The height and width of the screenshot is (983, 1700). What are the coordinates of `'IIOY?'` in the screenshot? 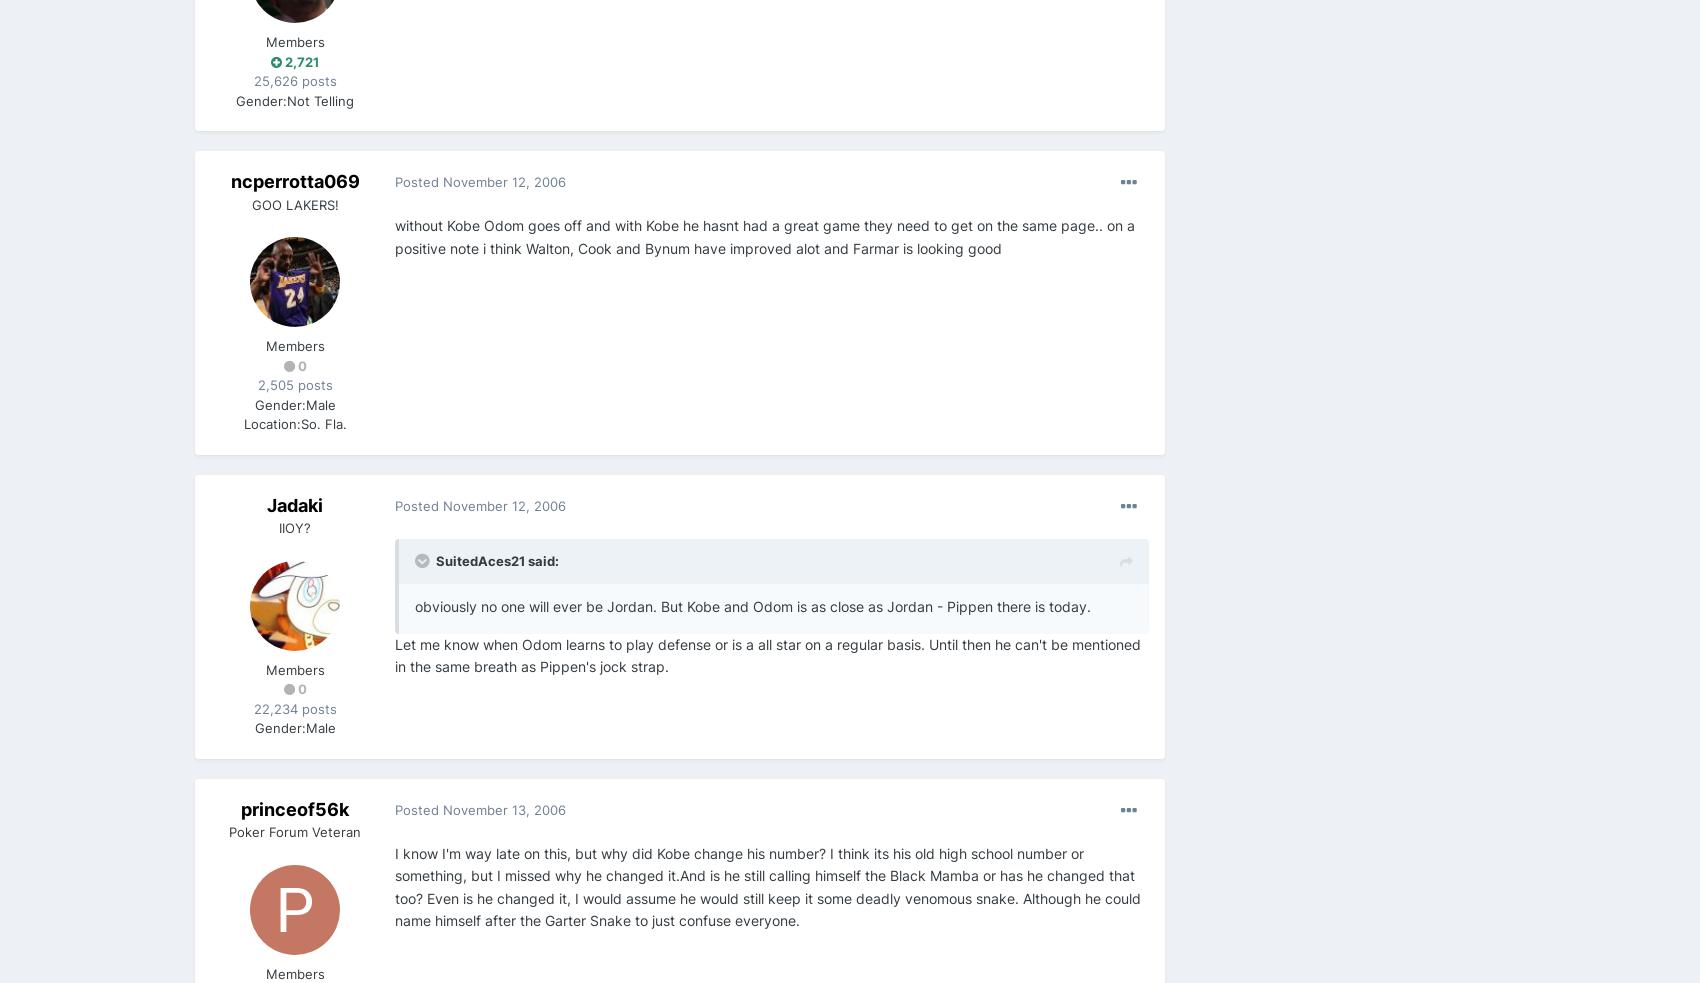 It's located at (294, 527).